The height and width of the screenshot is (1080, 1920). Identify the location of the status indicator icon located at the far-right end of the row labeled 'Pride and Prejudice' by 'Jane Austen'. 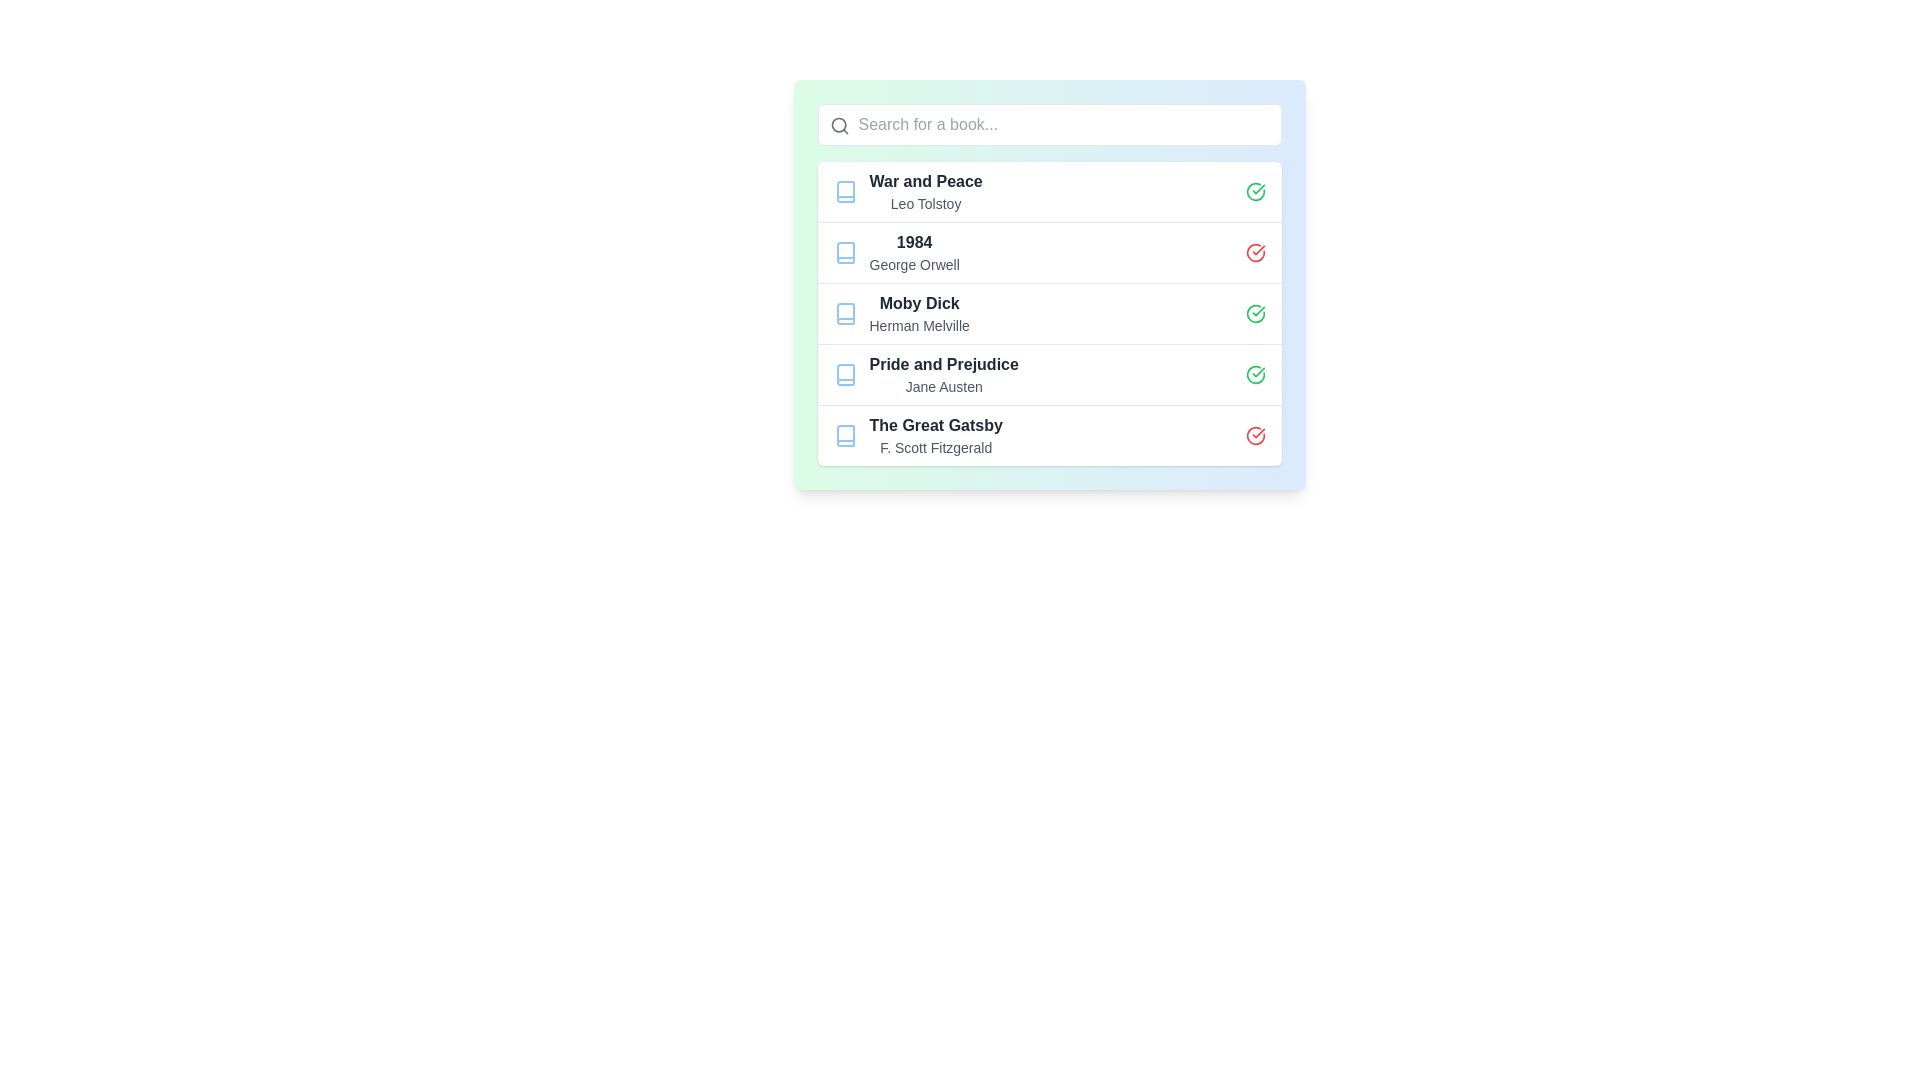
(1254, 374).